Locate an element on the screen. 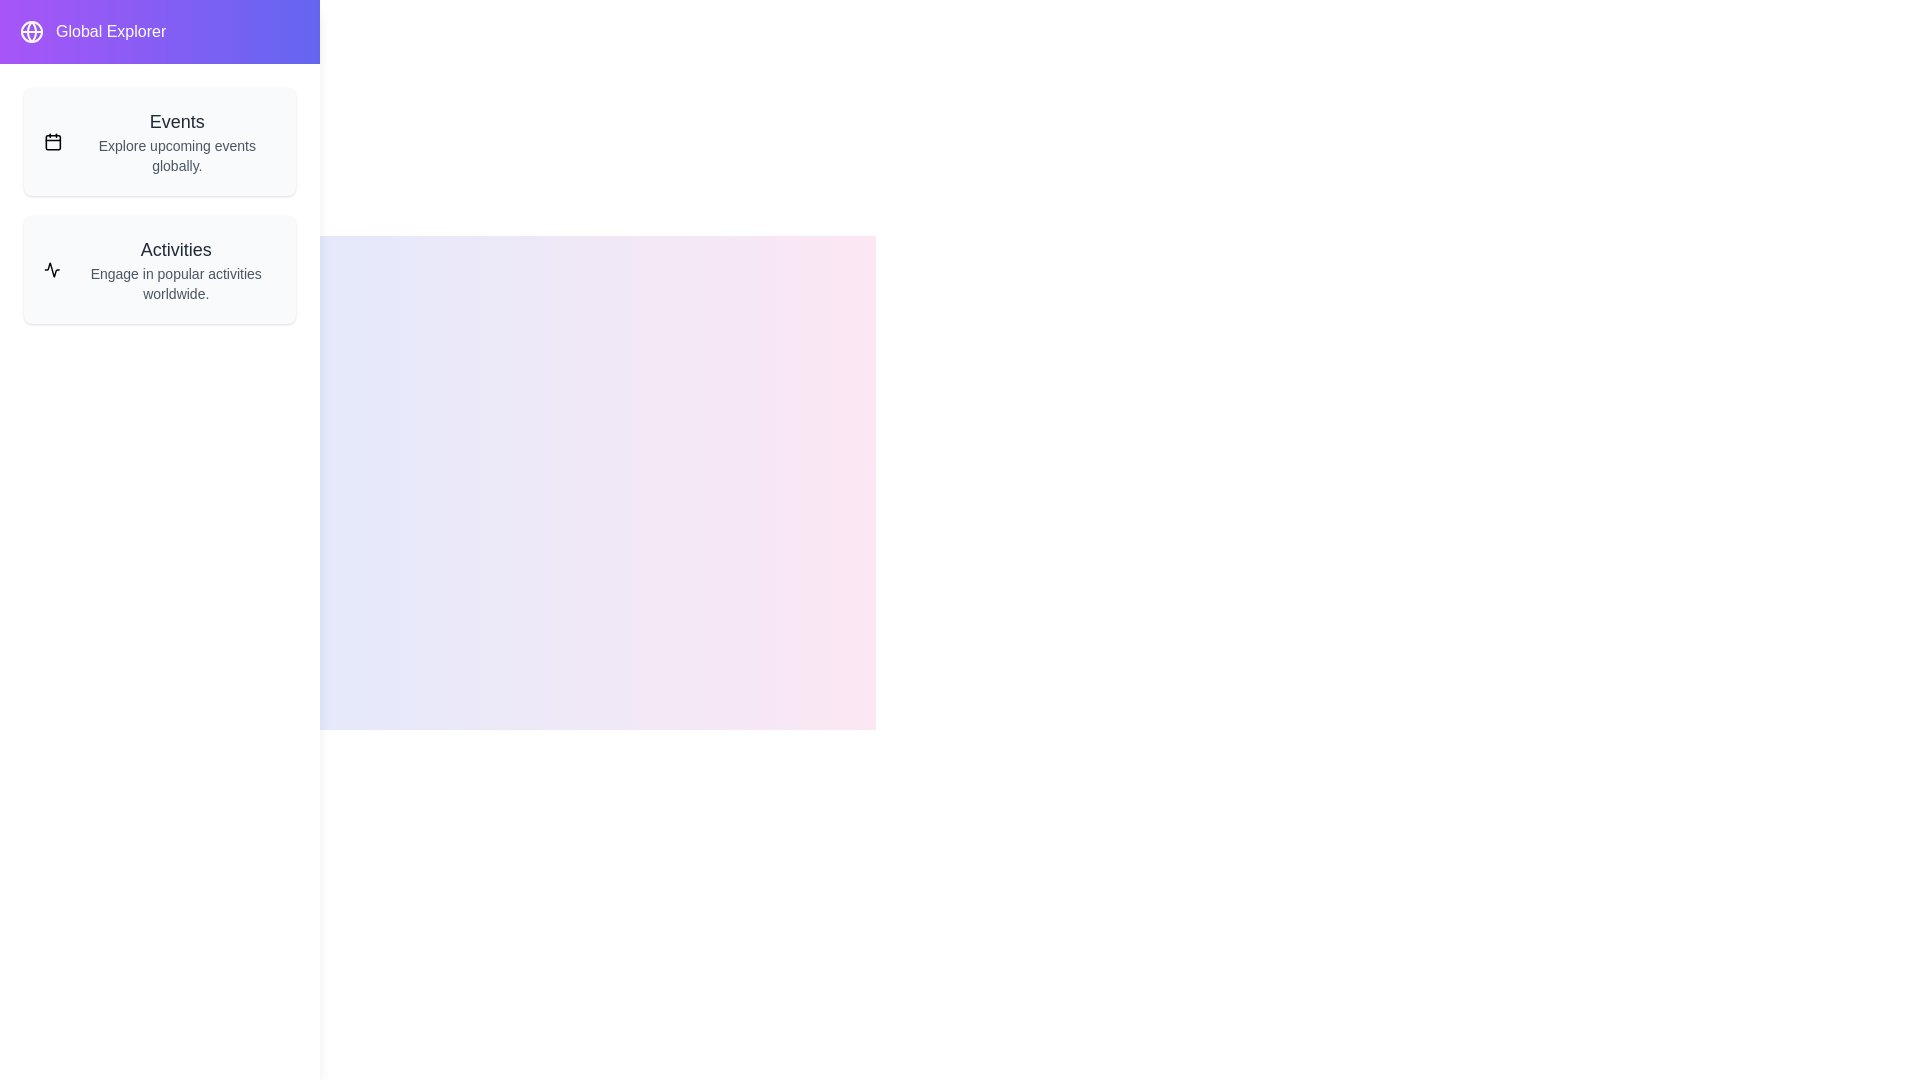 This screenshot has width=1920, height=1080. the button at the top-left corner to toggle the drawer's visibility is located at coordinates (43, 43).